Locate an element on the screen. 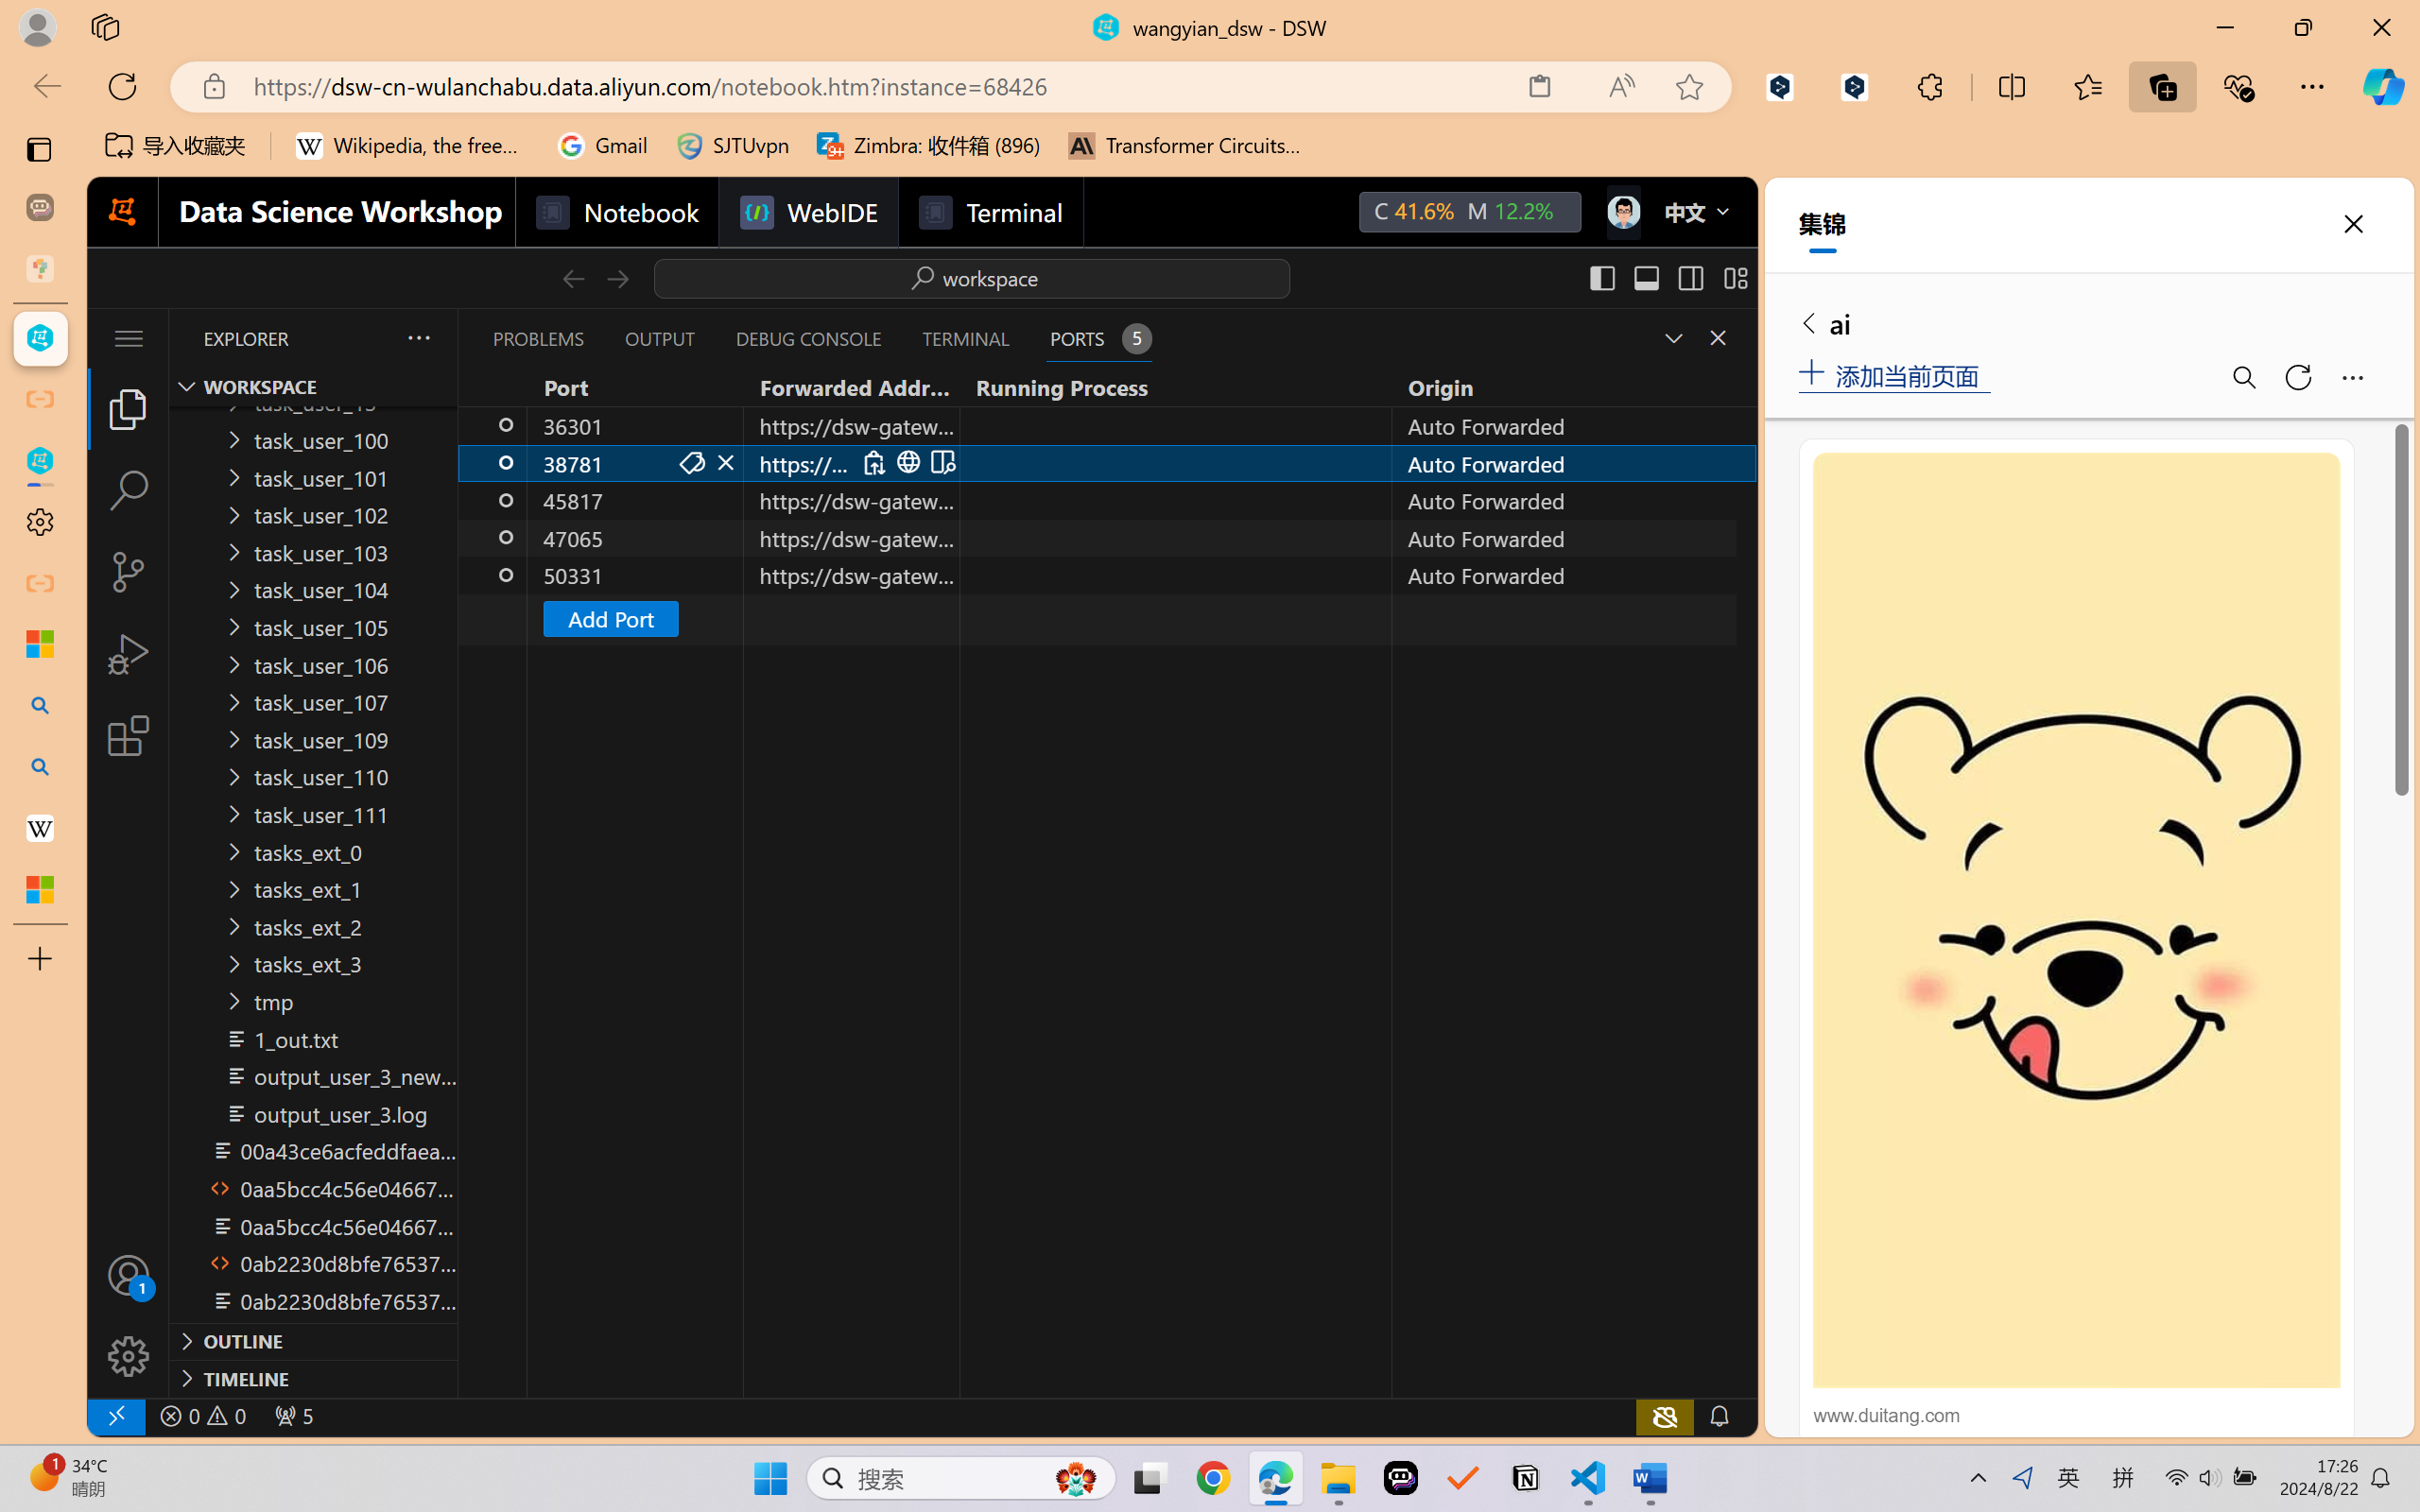 The image size is (2420, 1512). 'Accounts - Sign in requested' is located at coordinates (127, 1274).